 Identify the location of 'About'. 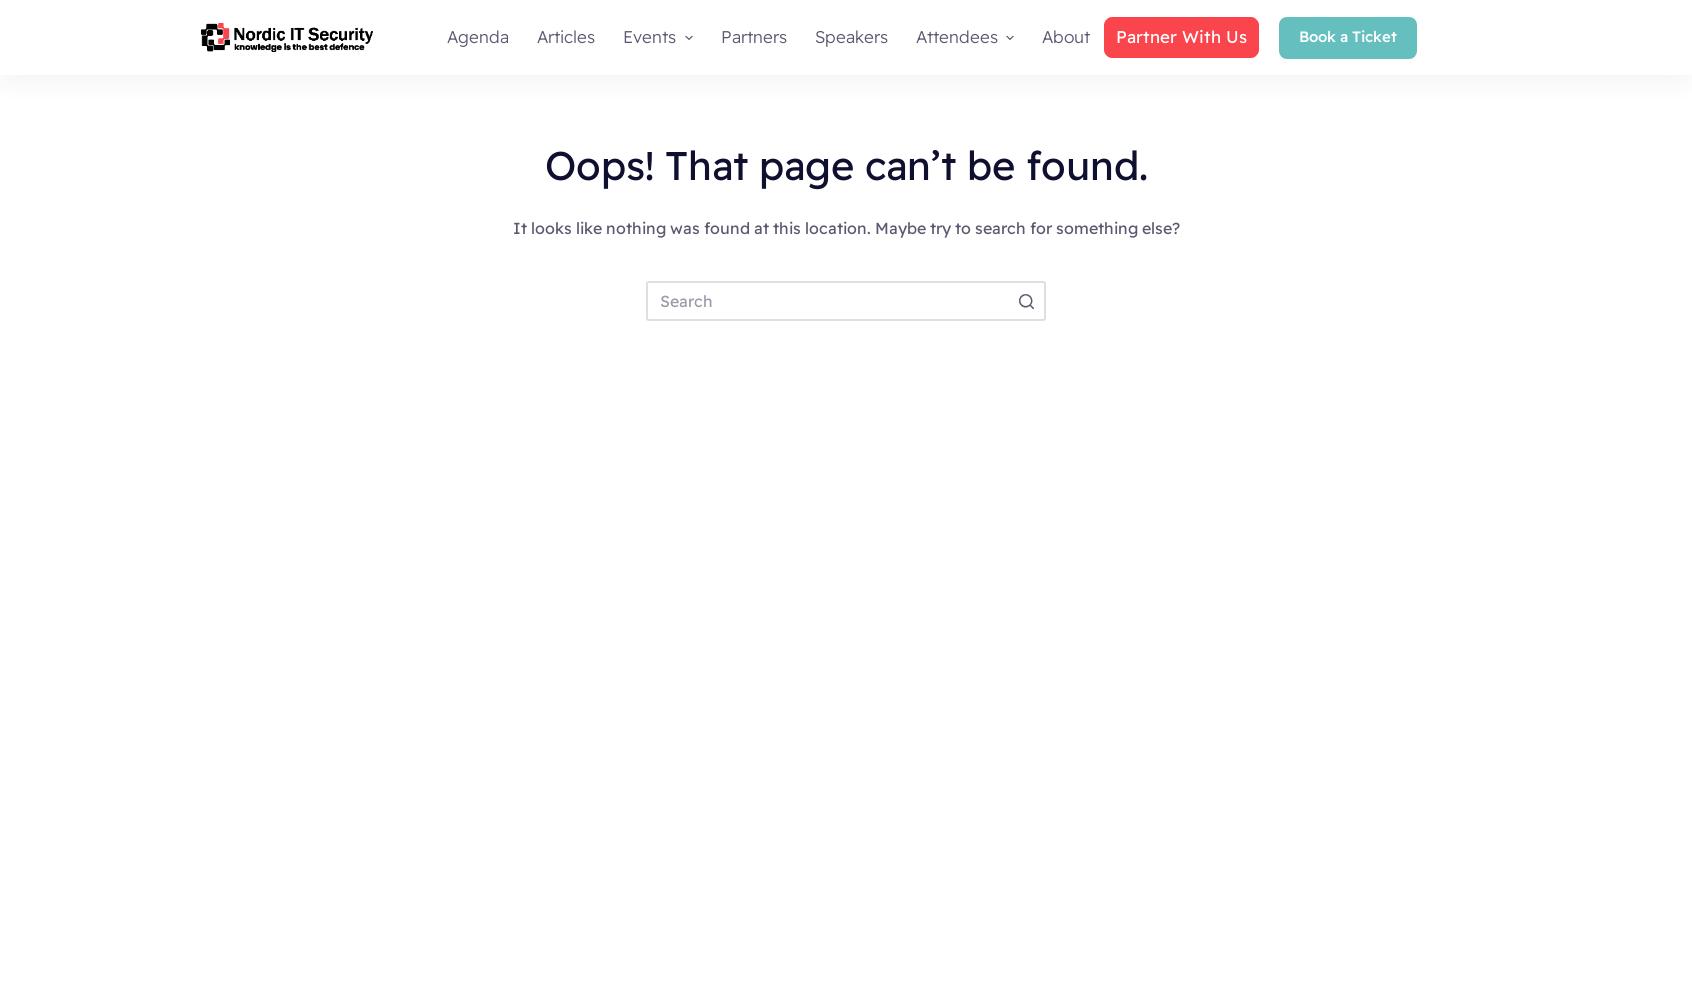
(1064, 36).